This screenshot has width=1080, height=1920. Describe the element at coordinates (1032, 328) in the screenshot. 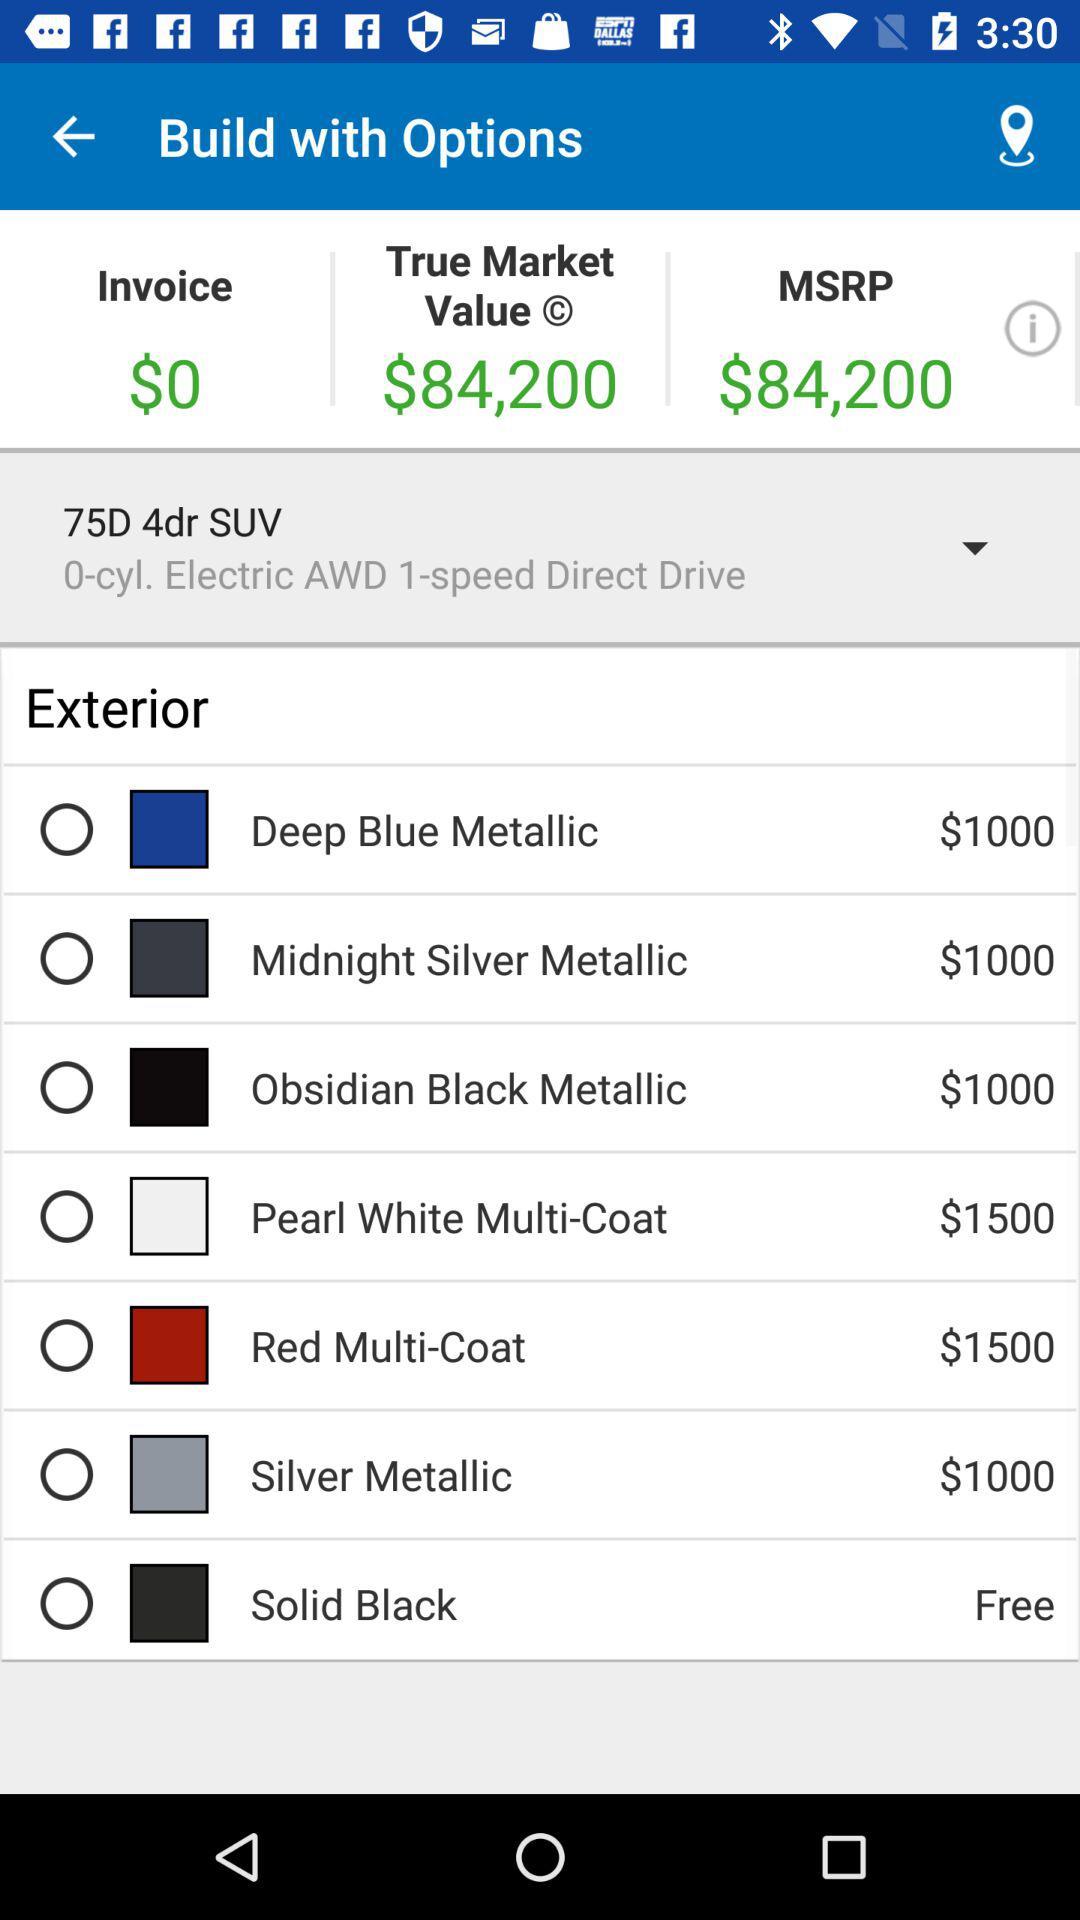

I see `update` at that location.